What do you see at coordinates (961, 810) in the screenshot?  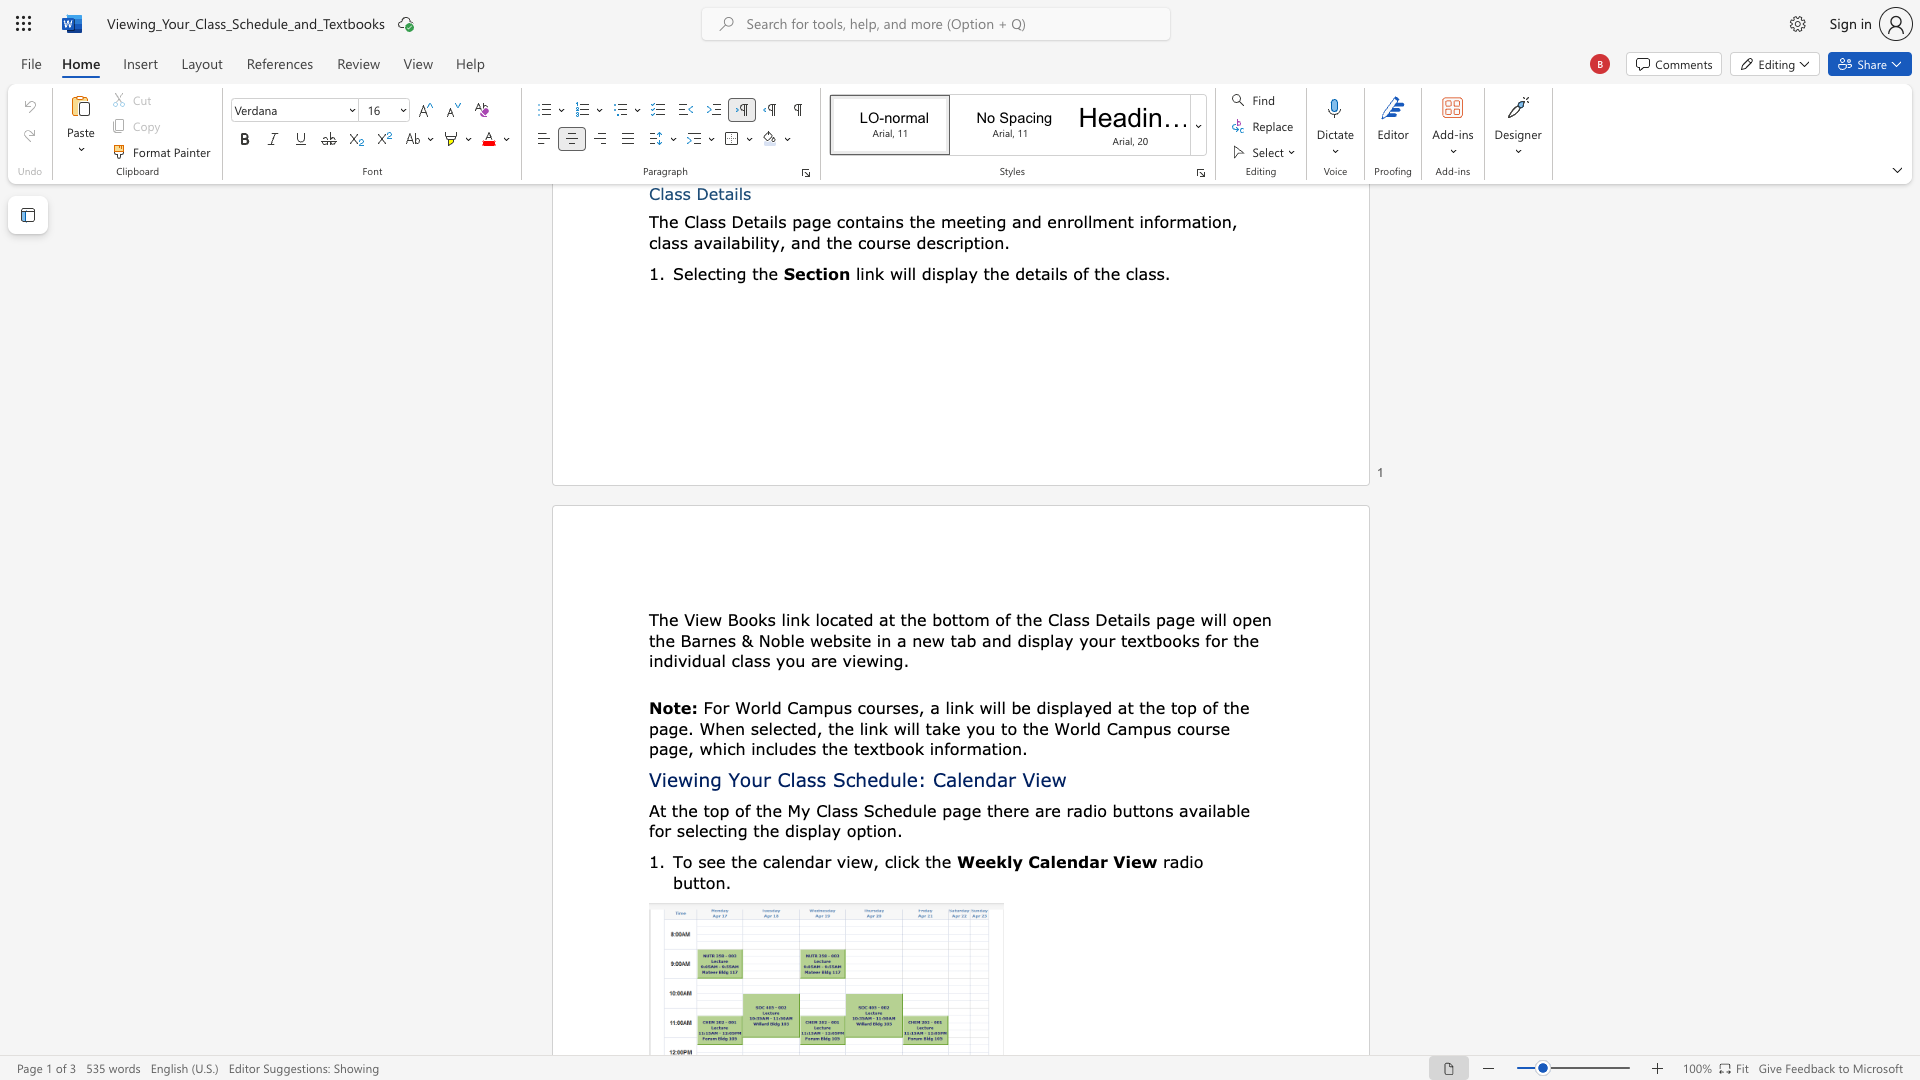 I see `the subset text "ge there are radio buttons availa" within the text "At the top of the My Class Schedule page there are radio buttons available for selecting the display"` at bounding box center [961, 810].